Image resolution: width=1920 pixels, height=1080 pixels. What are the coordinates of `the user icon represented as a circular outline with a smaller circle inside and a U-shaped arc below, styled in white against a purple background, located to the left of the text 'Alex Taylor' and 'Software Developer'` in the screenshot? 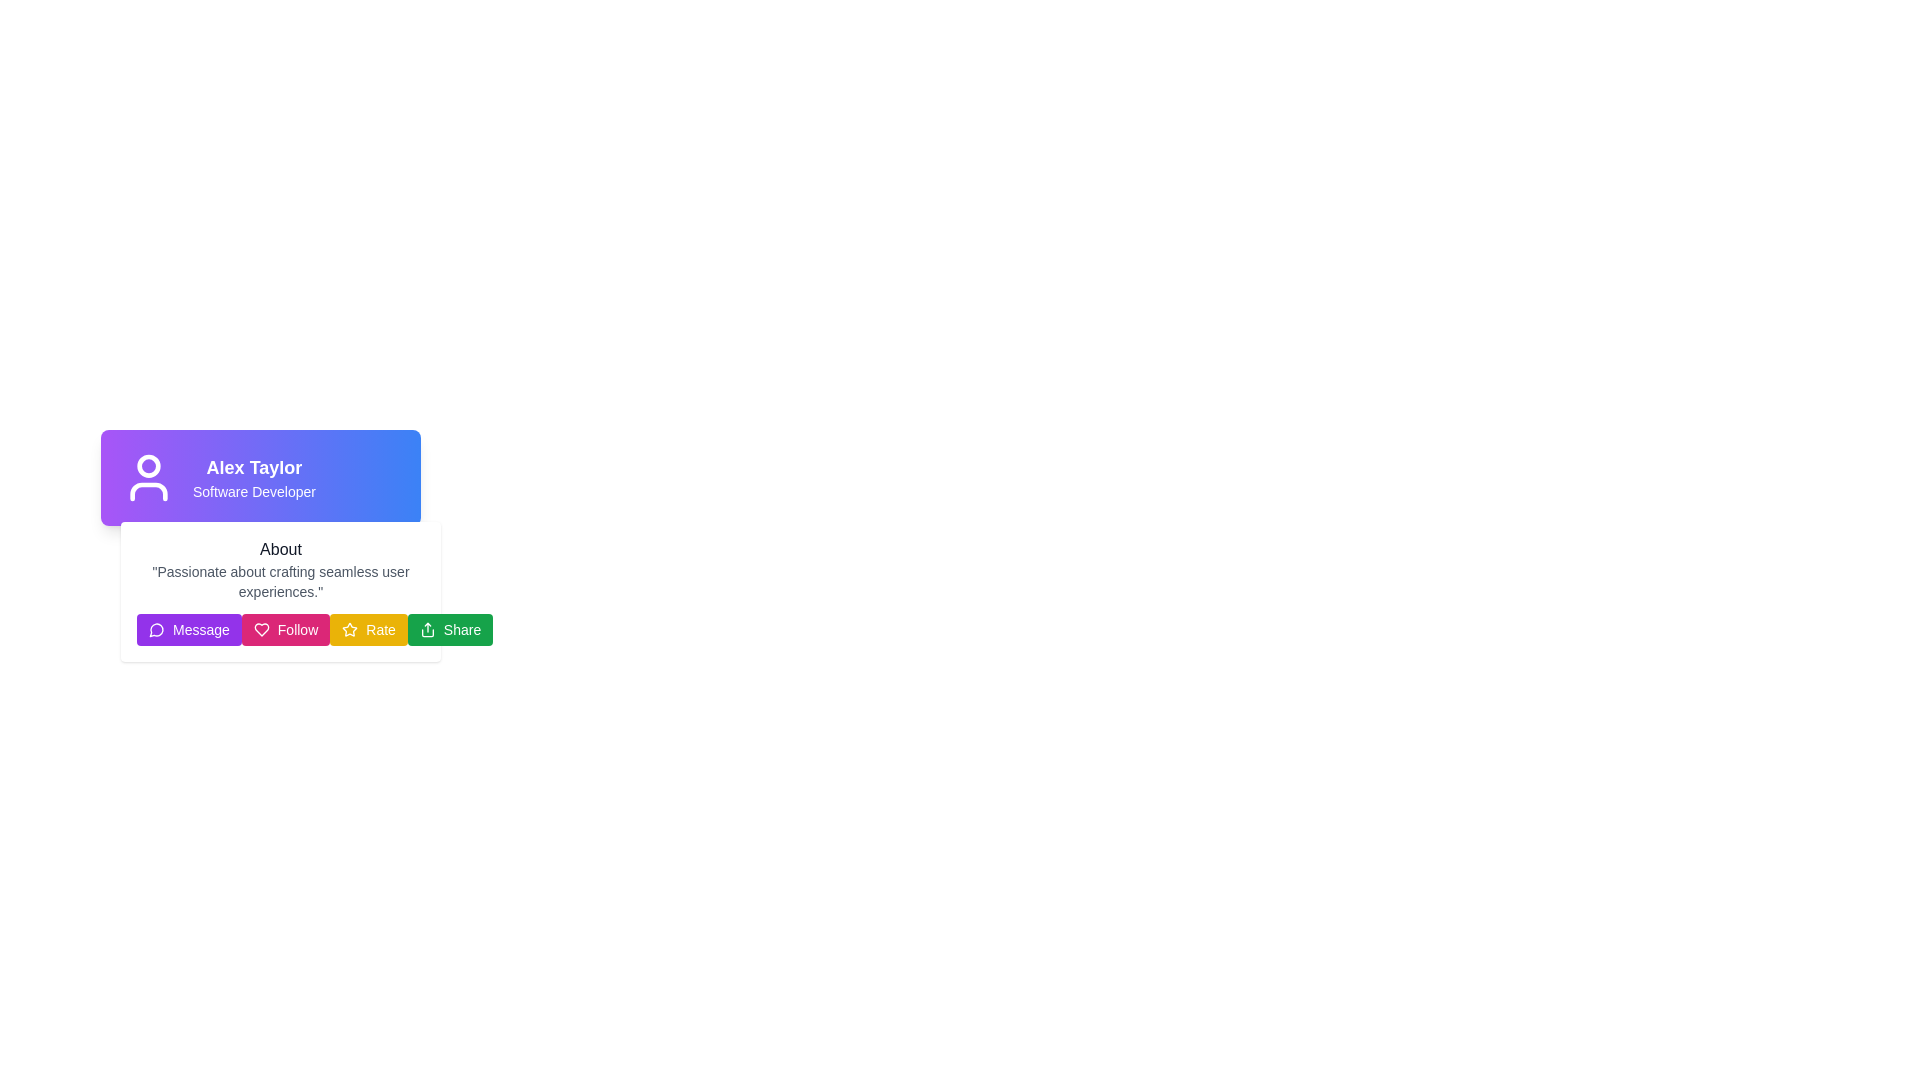 It's located at (147, 478).